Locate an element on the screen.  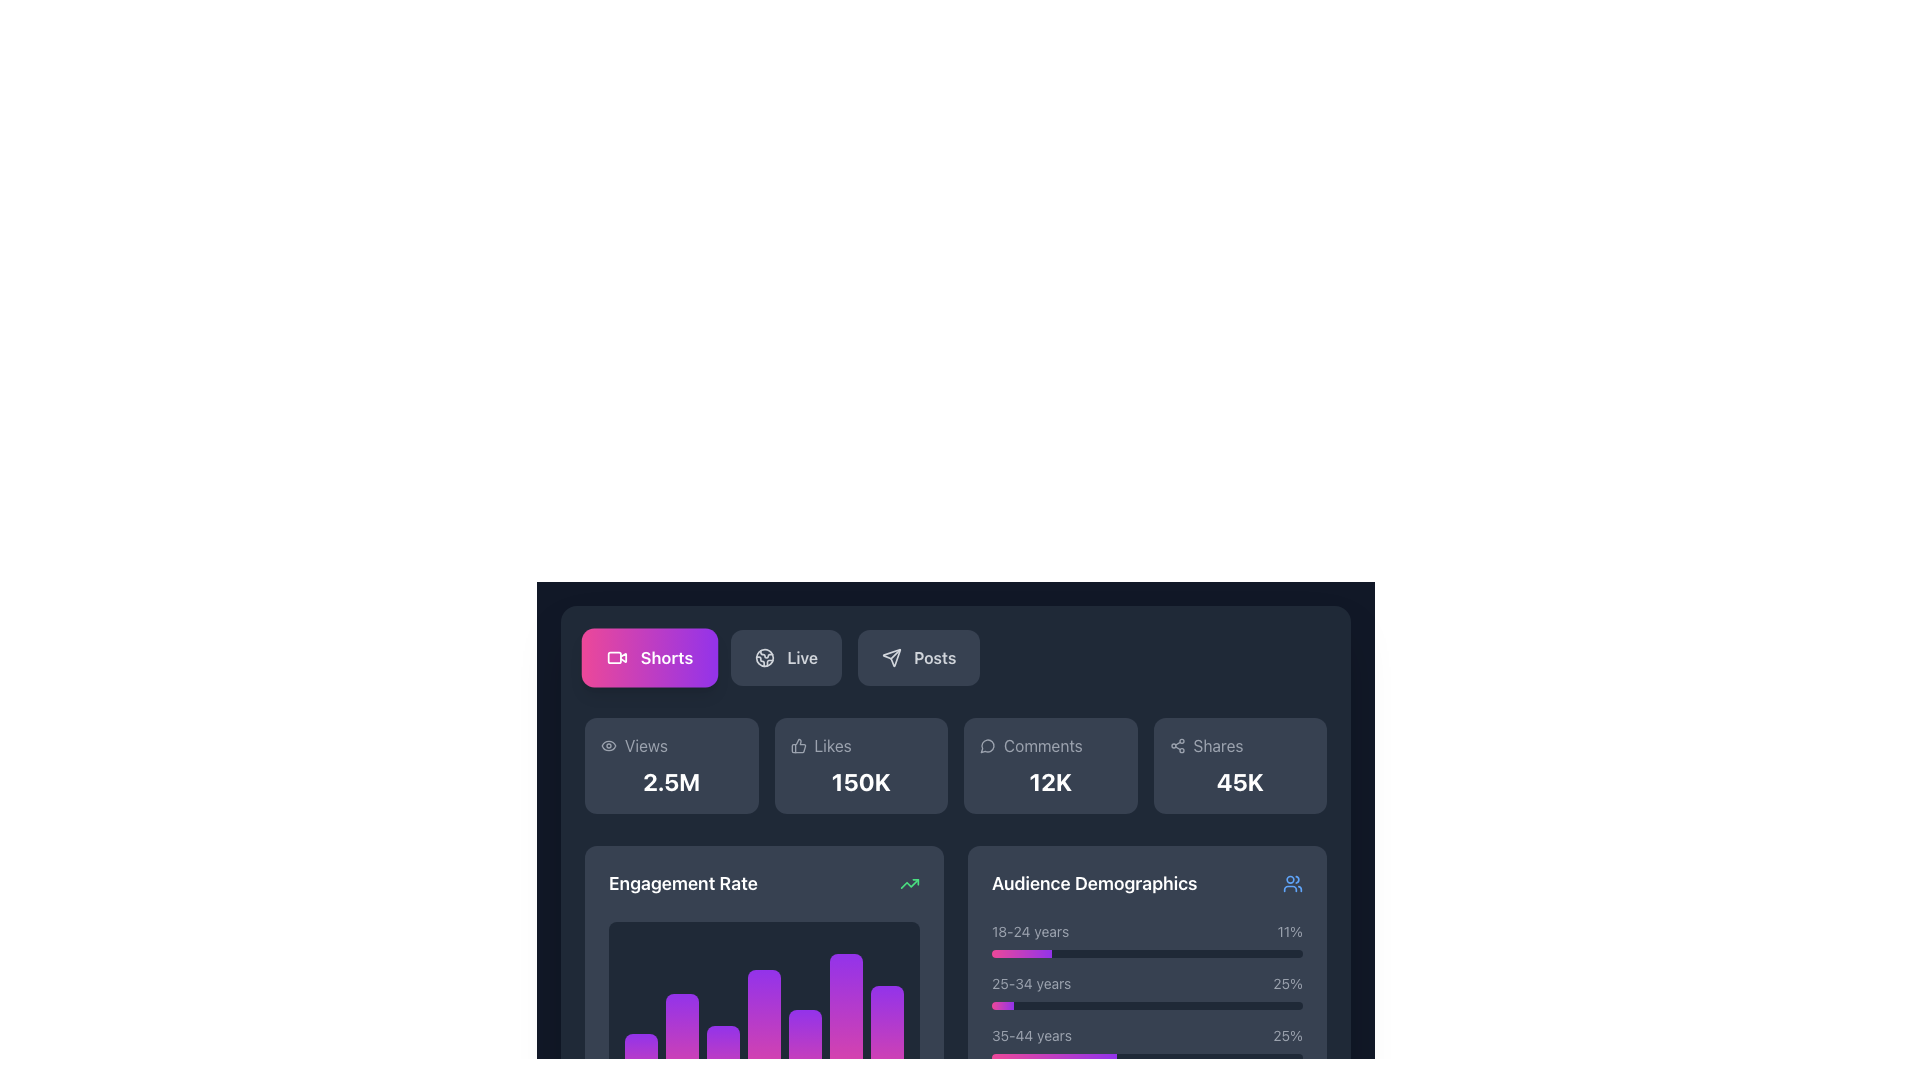
the comment icon resembling a speech bubble with a tail, which is the third icon from the left in the comments section of the user interface is located at coordinates (987, 746).